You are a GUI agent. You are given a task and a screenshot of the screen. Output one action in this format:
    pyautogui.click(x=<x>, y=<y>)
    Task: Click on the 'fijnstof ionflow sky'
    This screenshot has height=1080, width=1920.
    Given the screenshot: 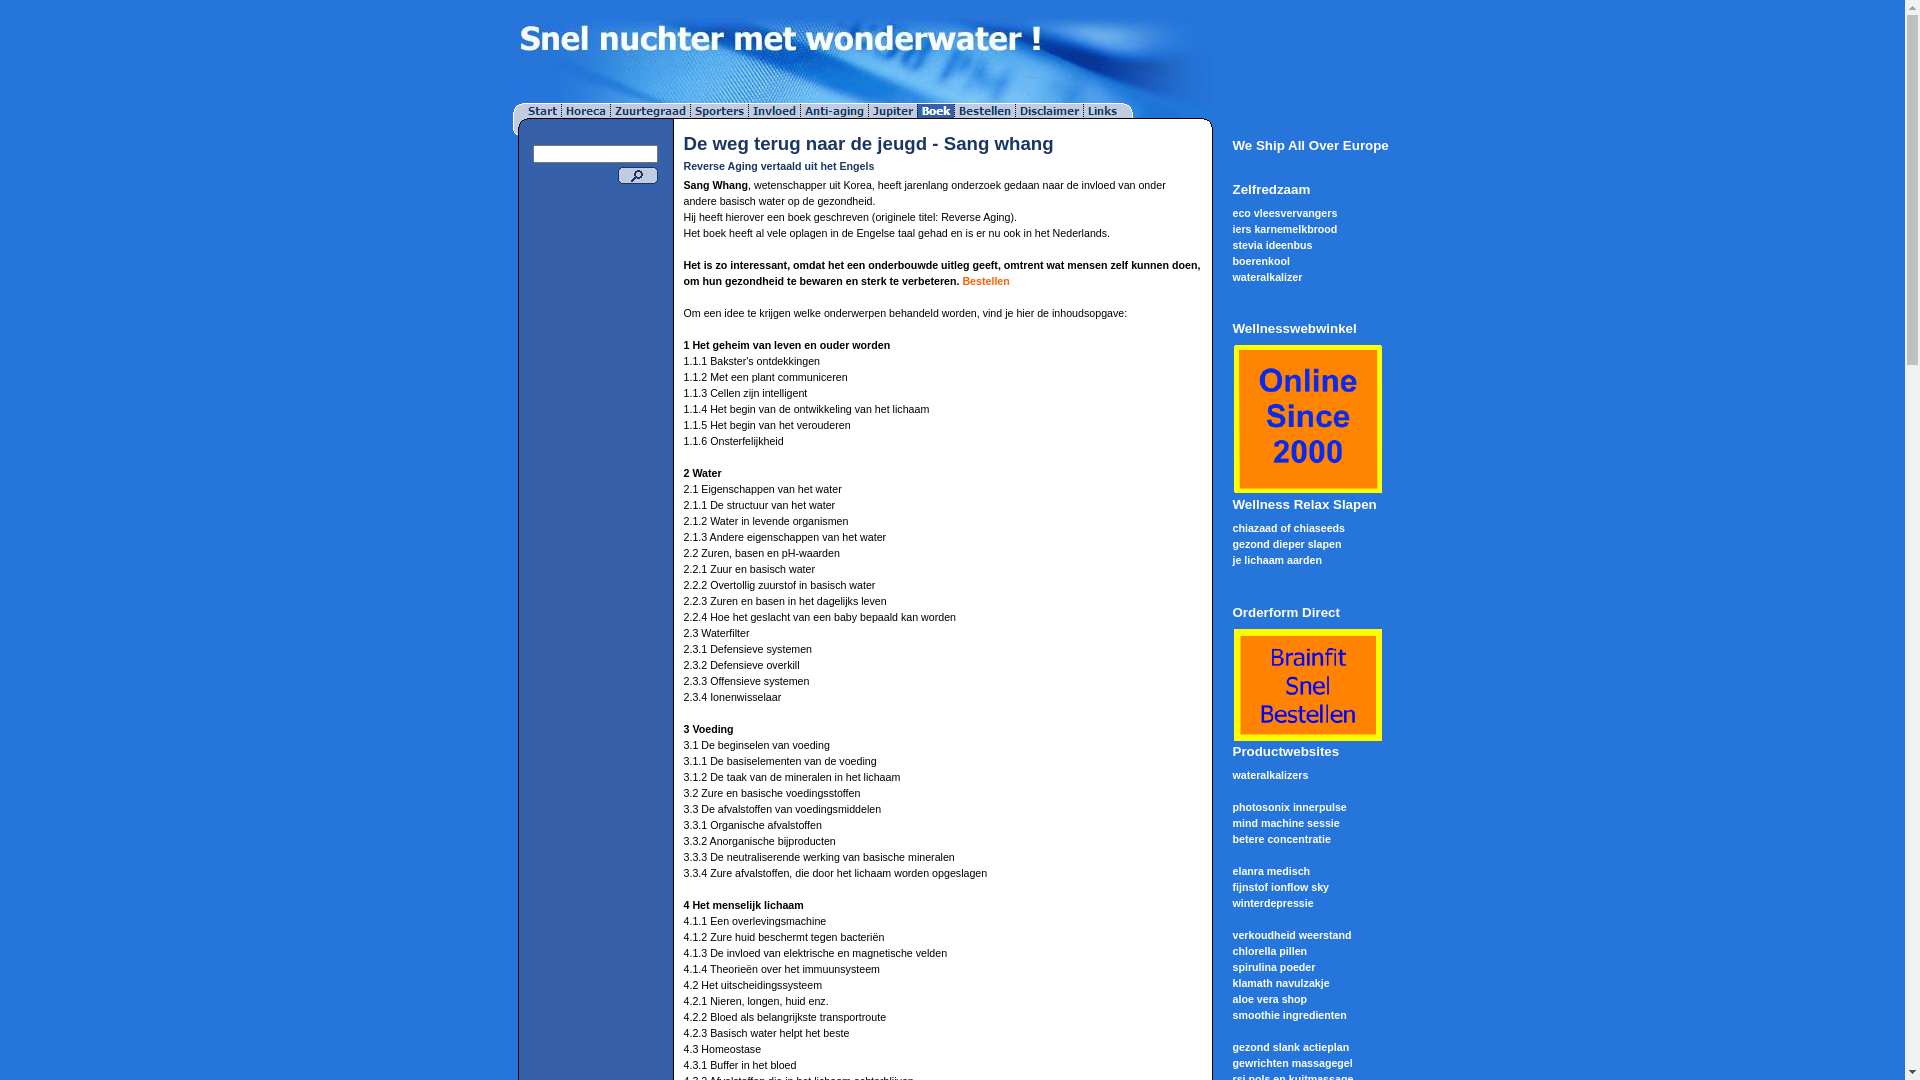 What is the action you would take?
    pyautogui.click(x=1280, y=886)
    